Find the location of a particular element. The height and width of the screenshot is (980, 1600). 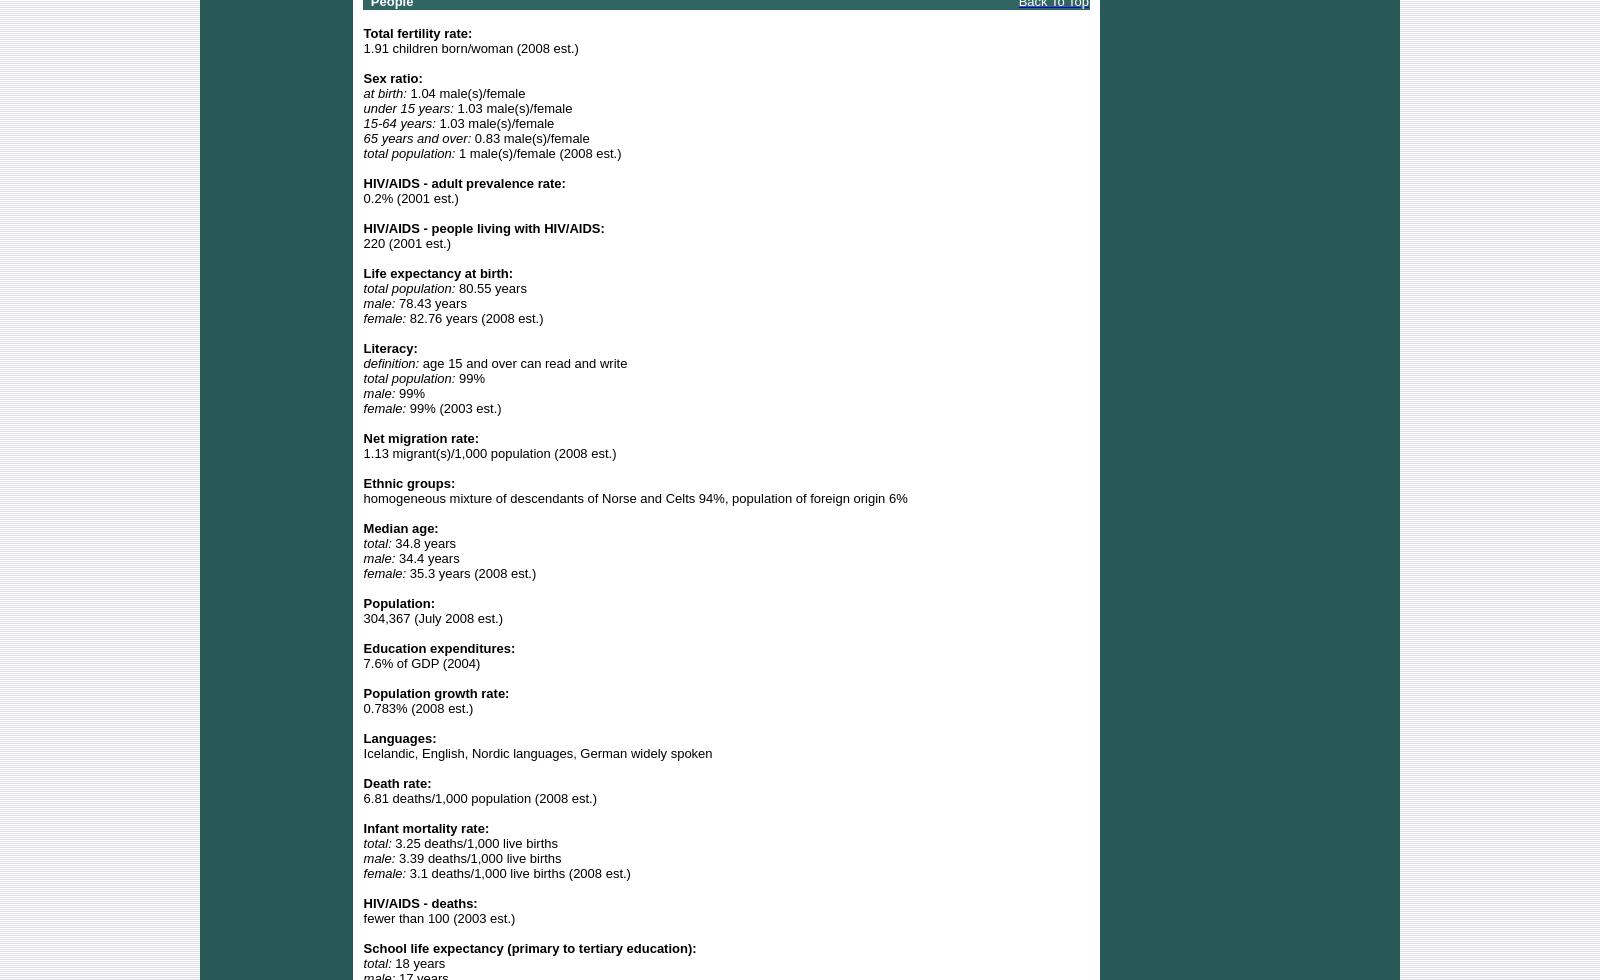

'6.81 deaths/1,000 population (2008 est.)' is located at coordinates (479, 797).